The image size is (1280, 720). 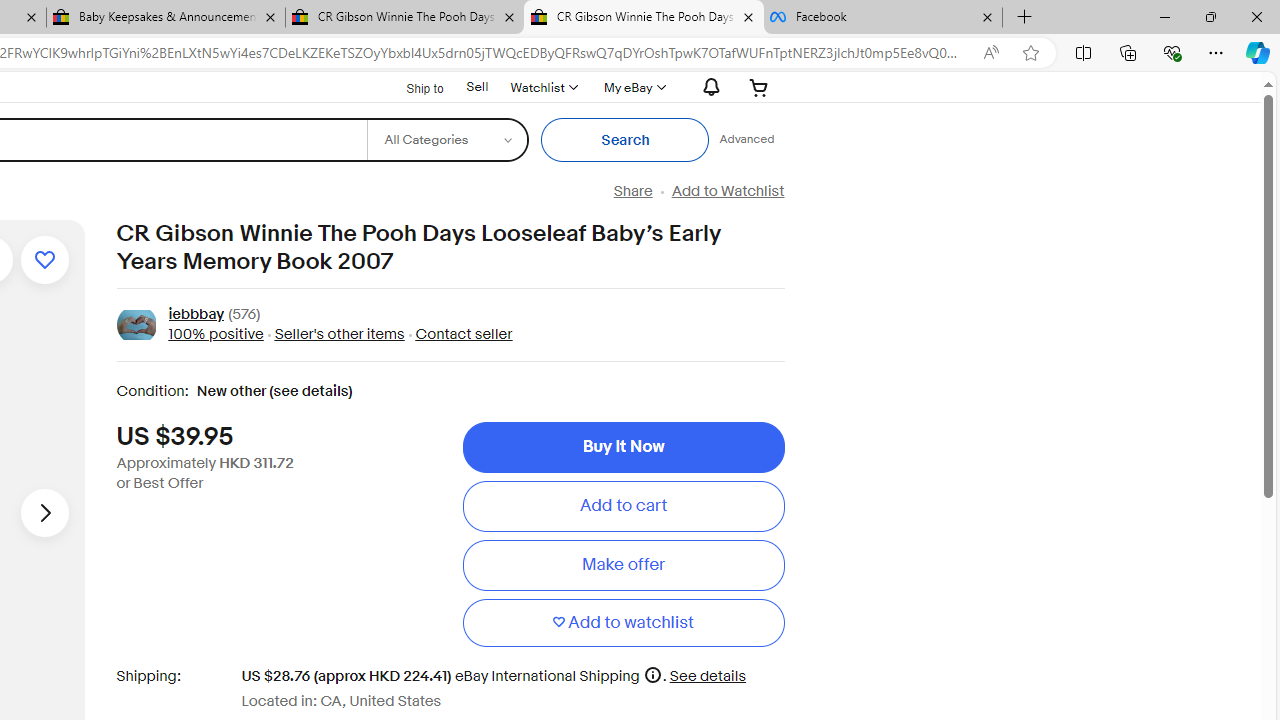 I want to click on '100% positive', so click(x=215, y=333).